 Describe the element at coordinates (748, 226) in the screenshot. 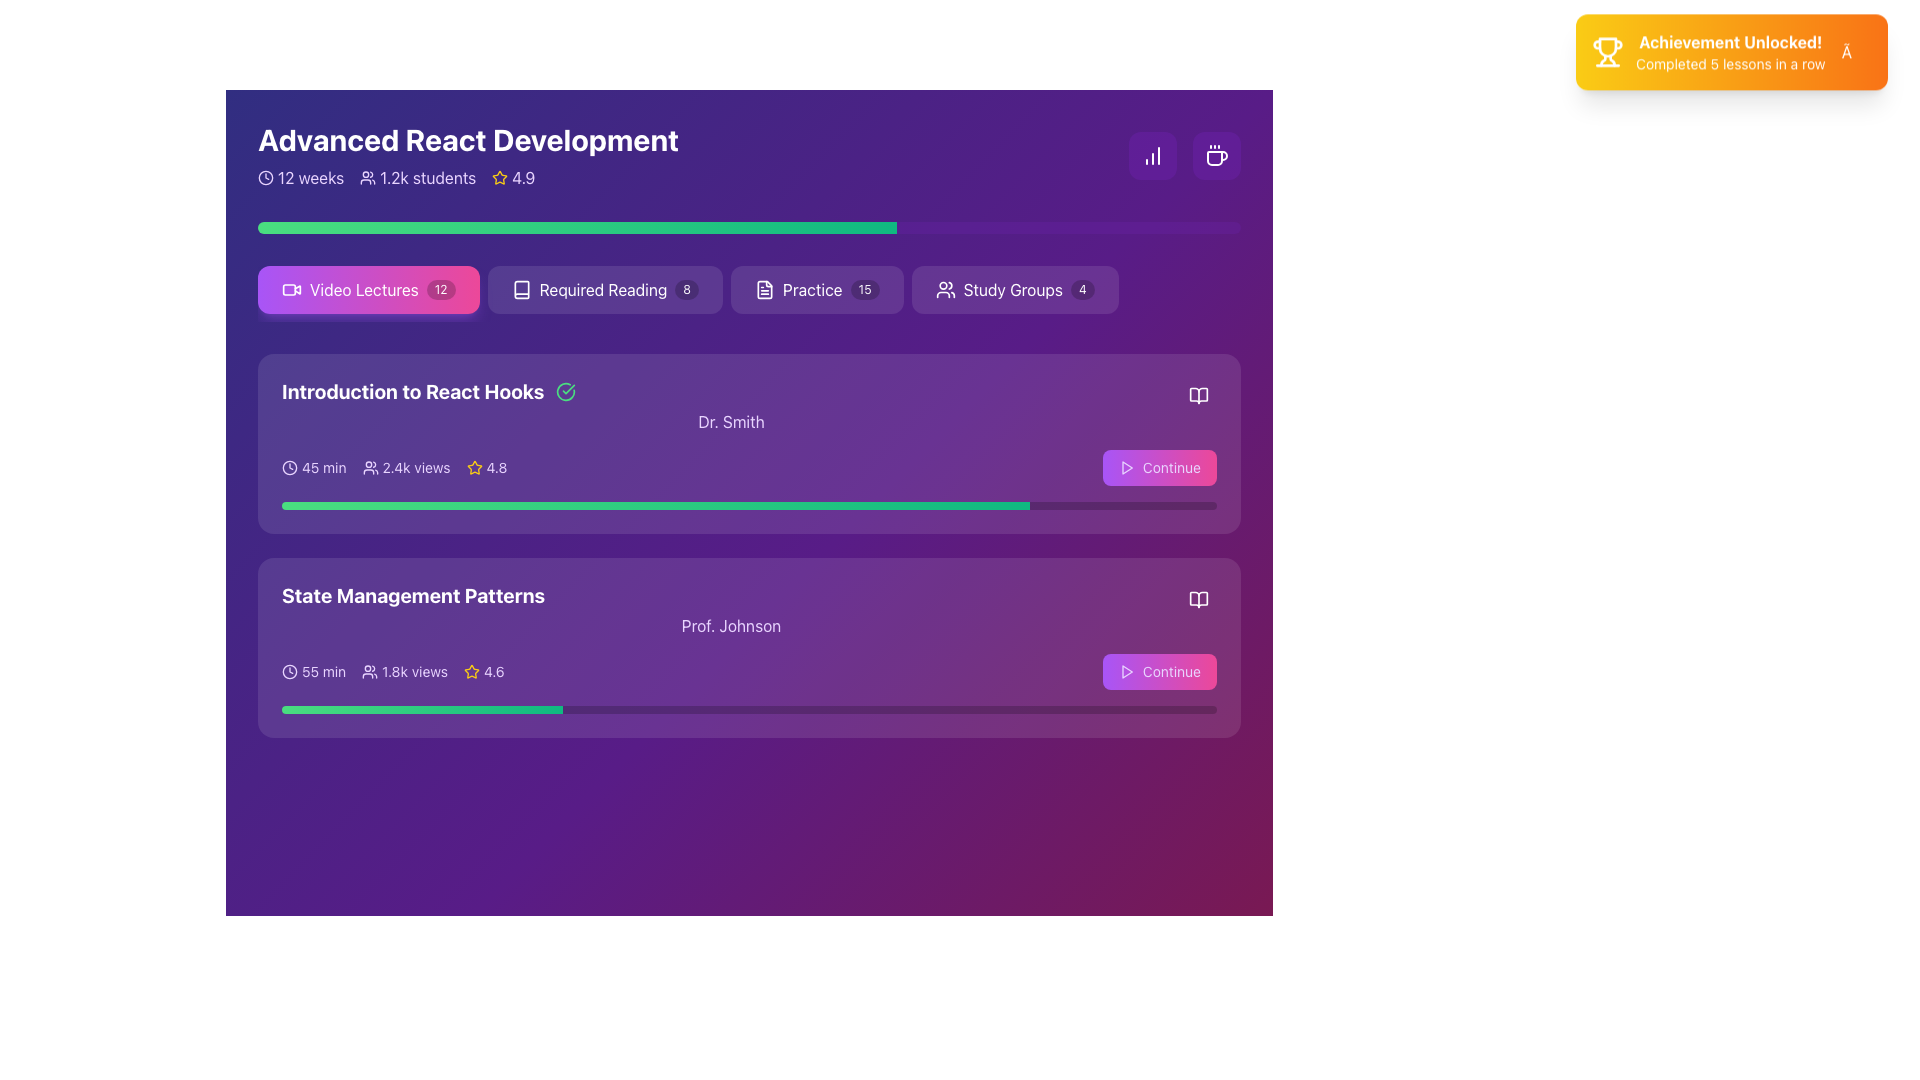

I see `the visual progress bar located beneath the title 'Advanced React Development', which has a rounded appearance and is filled with a gradient from green to emerald` at that location.